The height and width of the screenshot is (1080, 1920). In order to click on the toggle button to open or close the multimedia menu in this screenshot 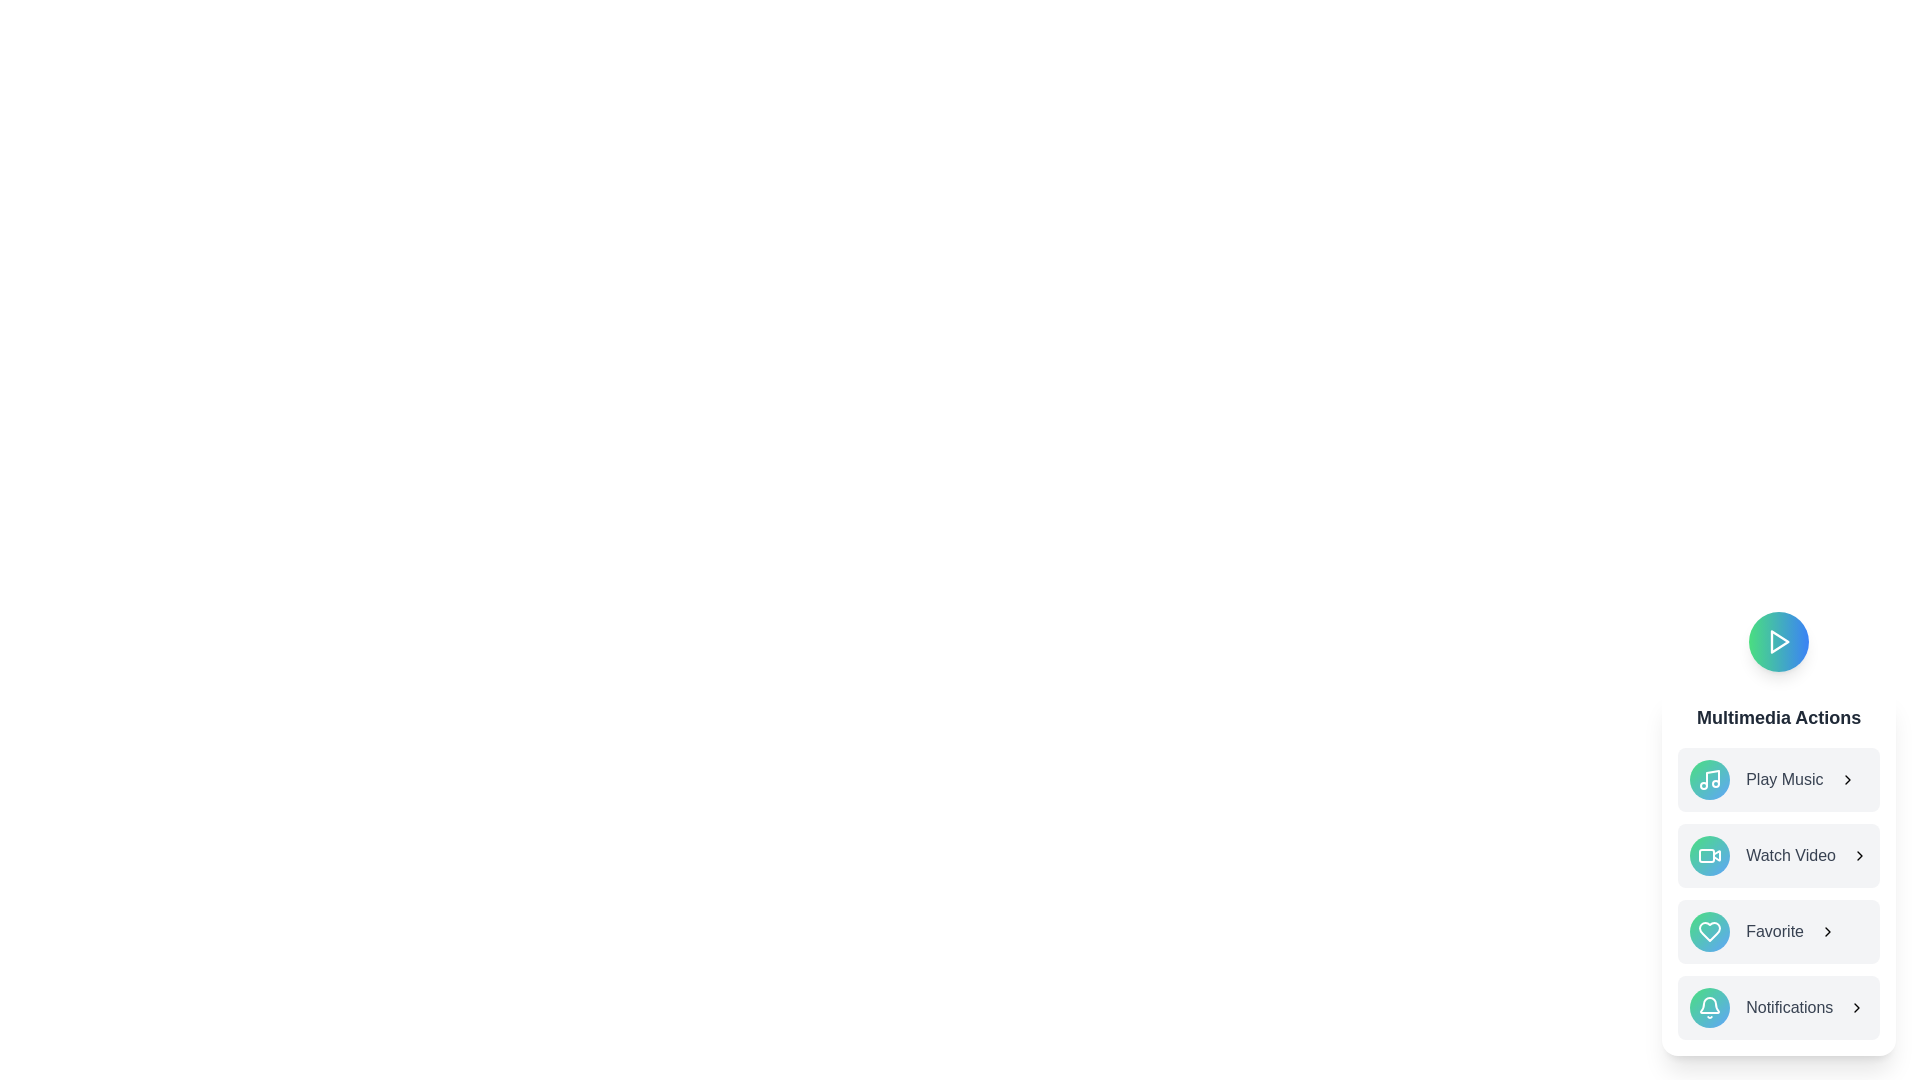, I will do `click(1779, 641)`.